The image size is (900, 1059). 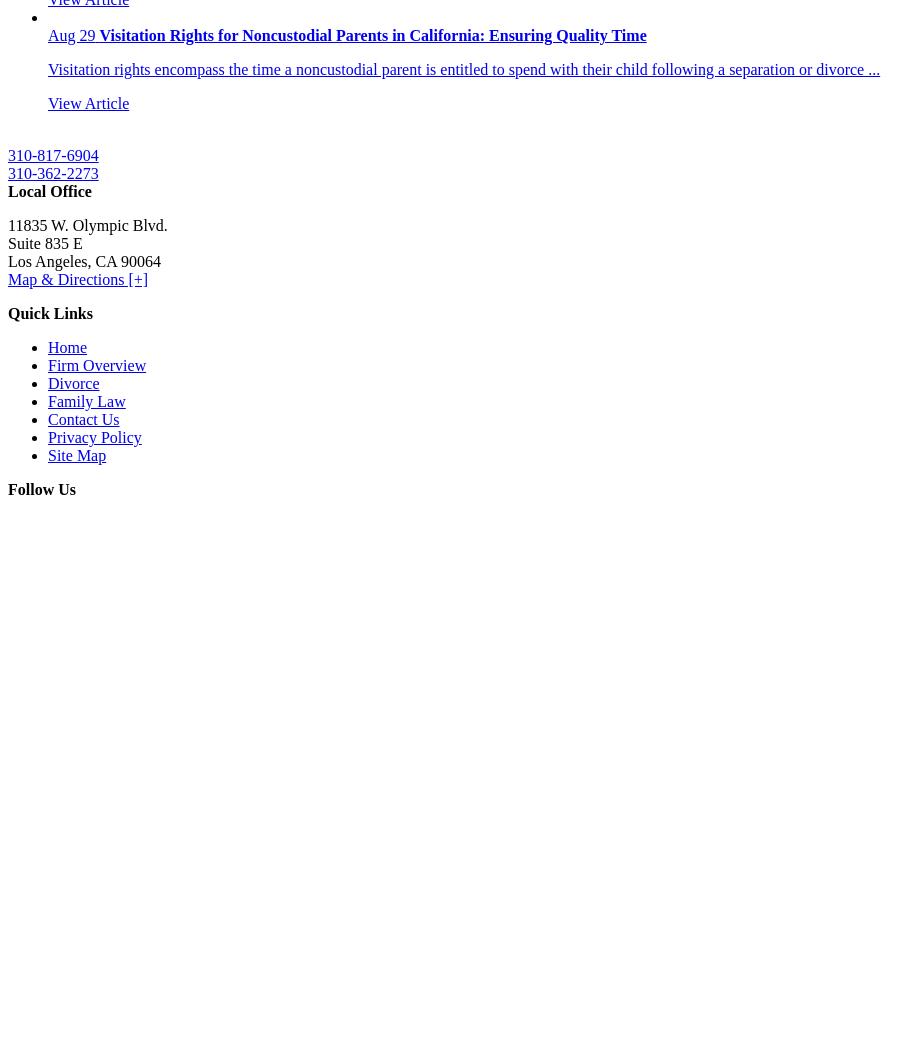 I want to click on 'View Article', so click(x=87, y=103).